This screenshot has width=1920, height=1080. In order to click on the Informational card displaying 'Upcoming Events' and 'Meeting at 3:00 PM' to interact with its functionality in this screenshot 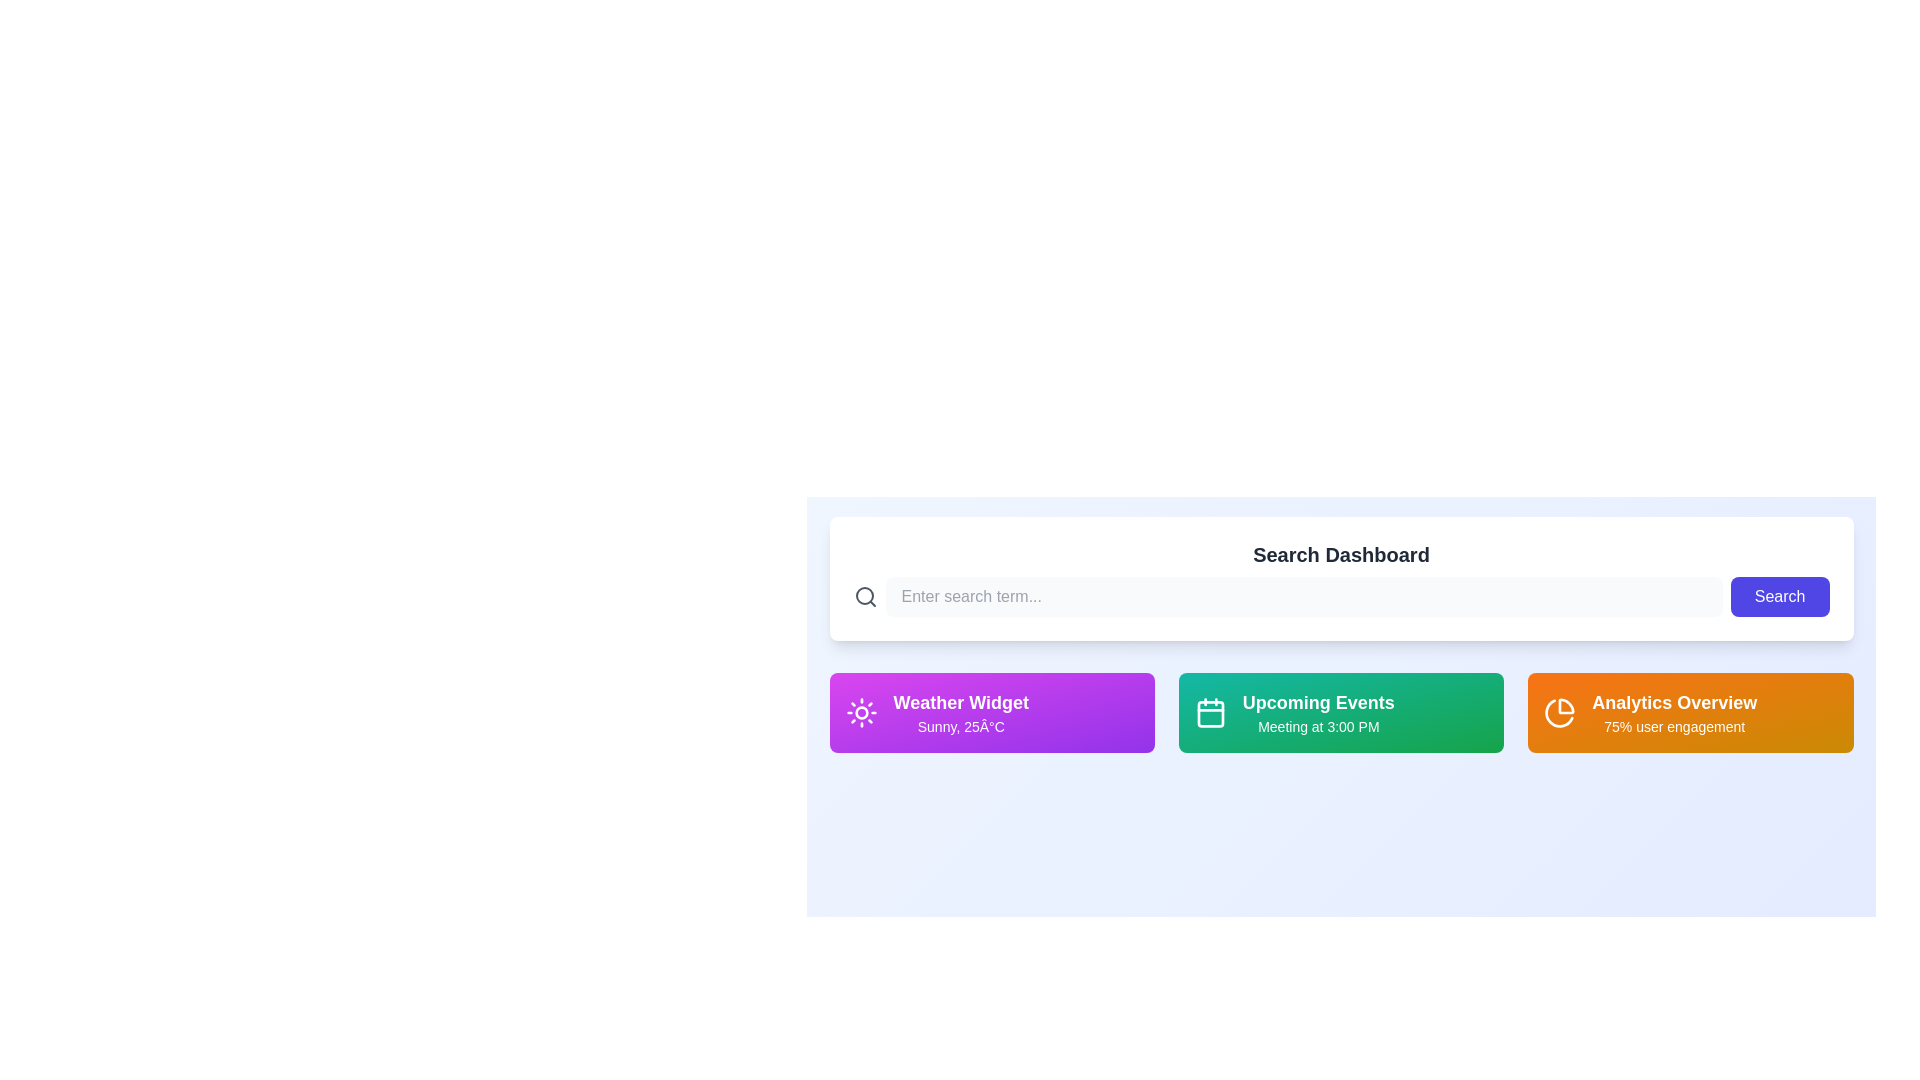, I will do `click(1318, 712)`.